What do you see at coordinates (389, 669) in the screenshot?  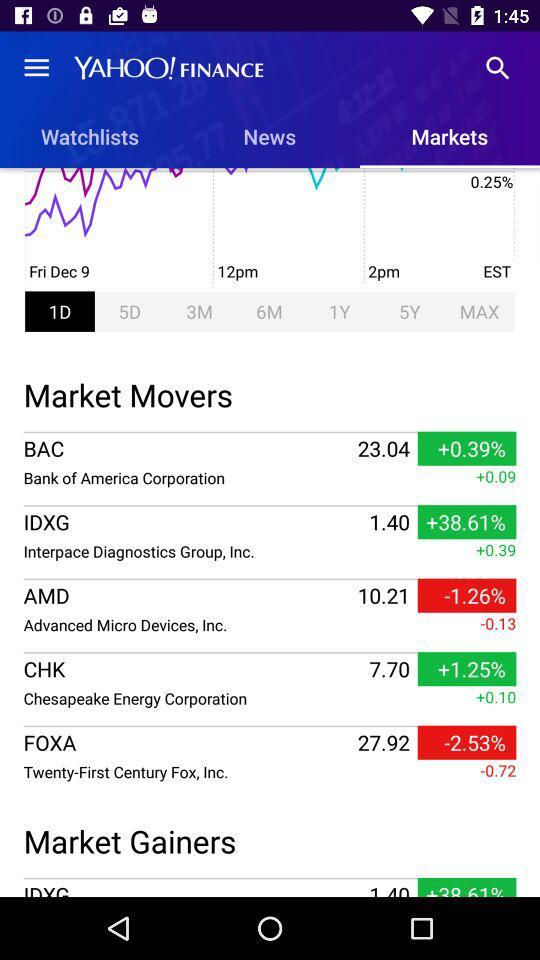 I see `the 7.70` at bounding box center [389, 669].